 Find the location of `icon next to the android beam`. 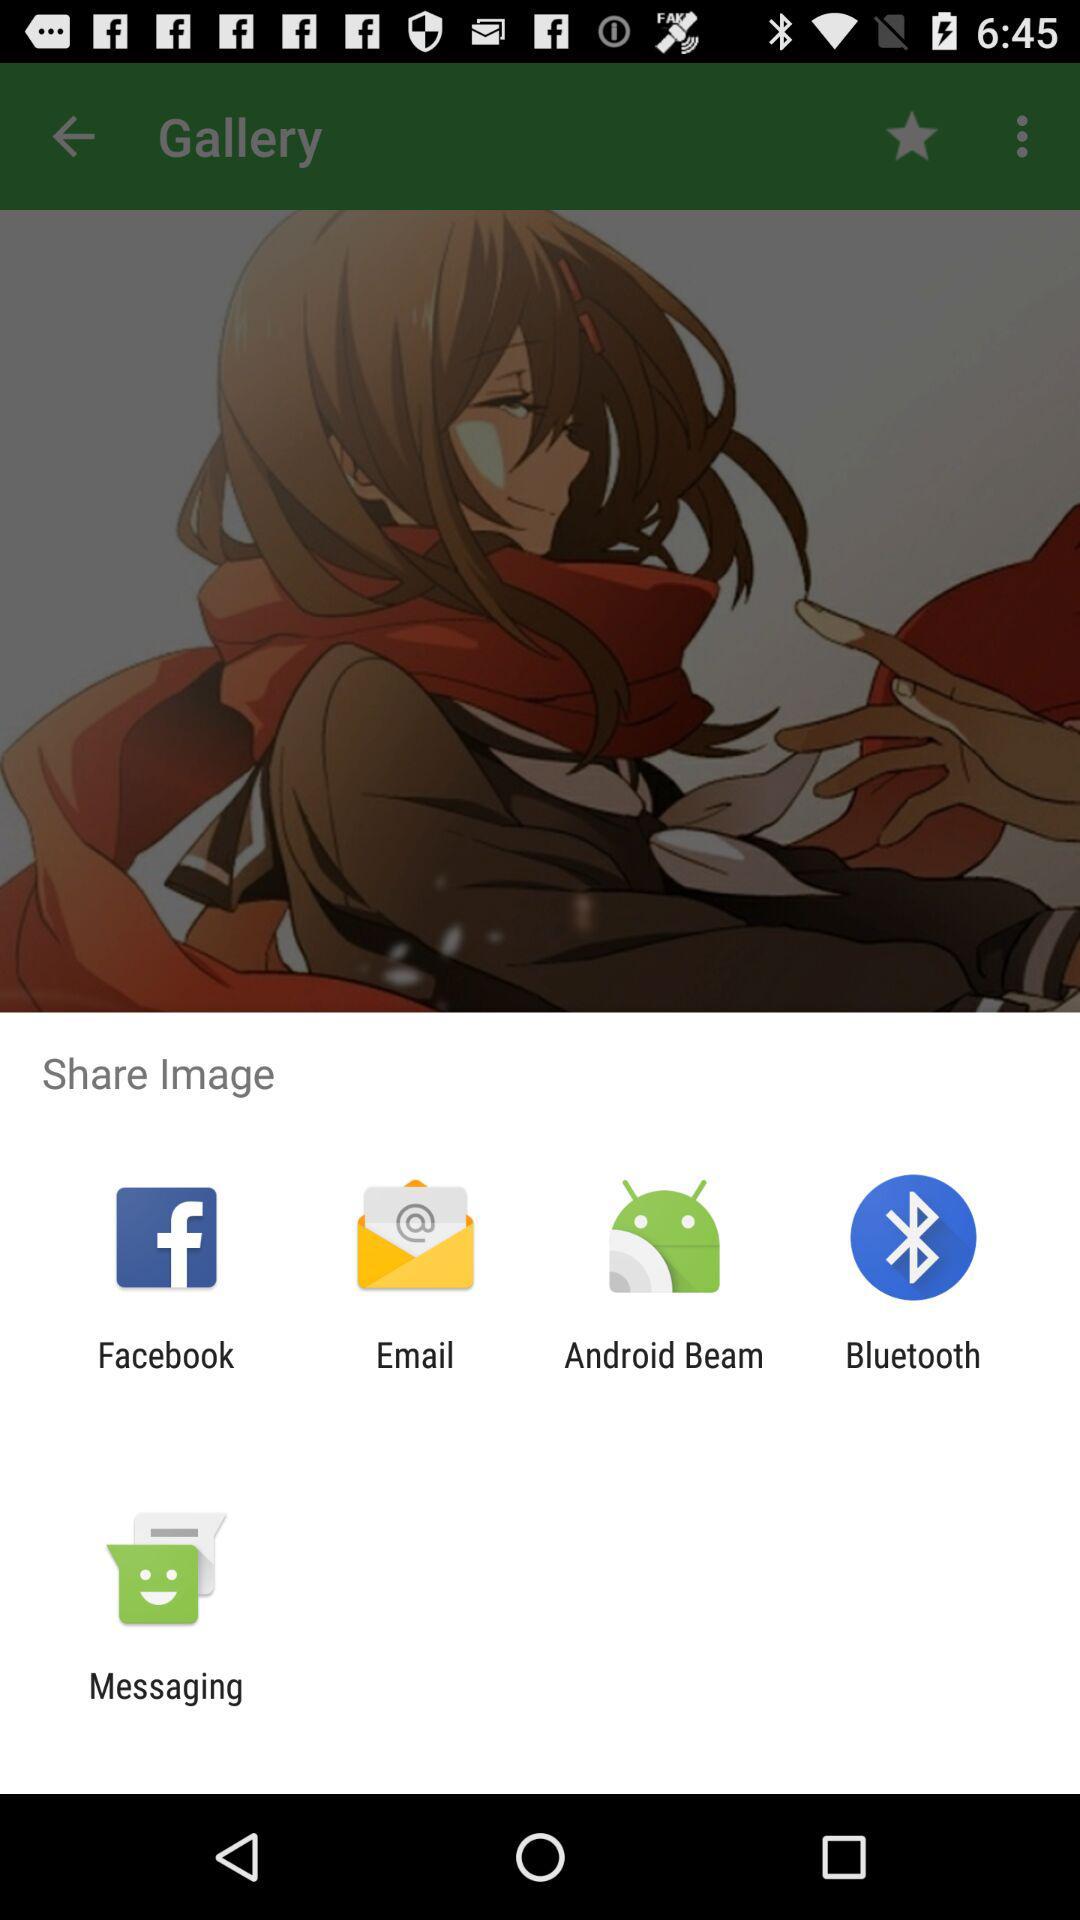

icon next to the android beam is located at coordinates (414, 1374).